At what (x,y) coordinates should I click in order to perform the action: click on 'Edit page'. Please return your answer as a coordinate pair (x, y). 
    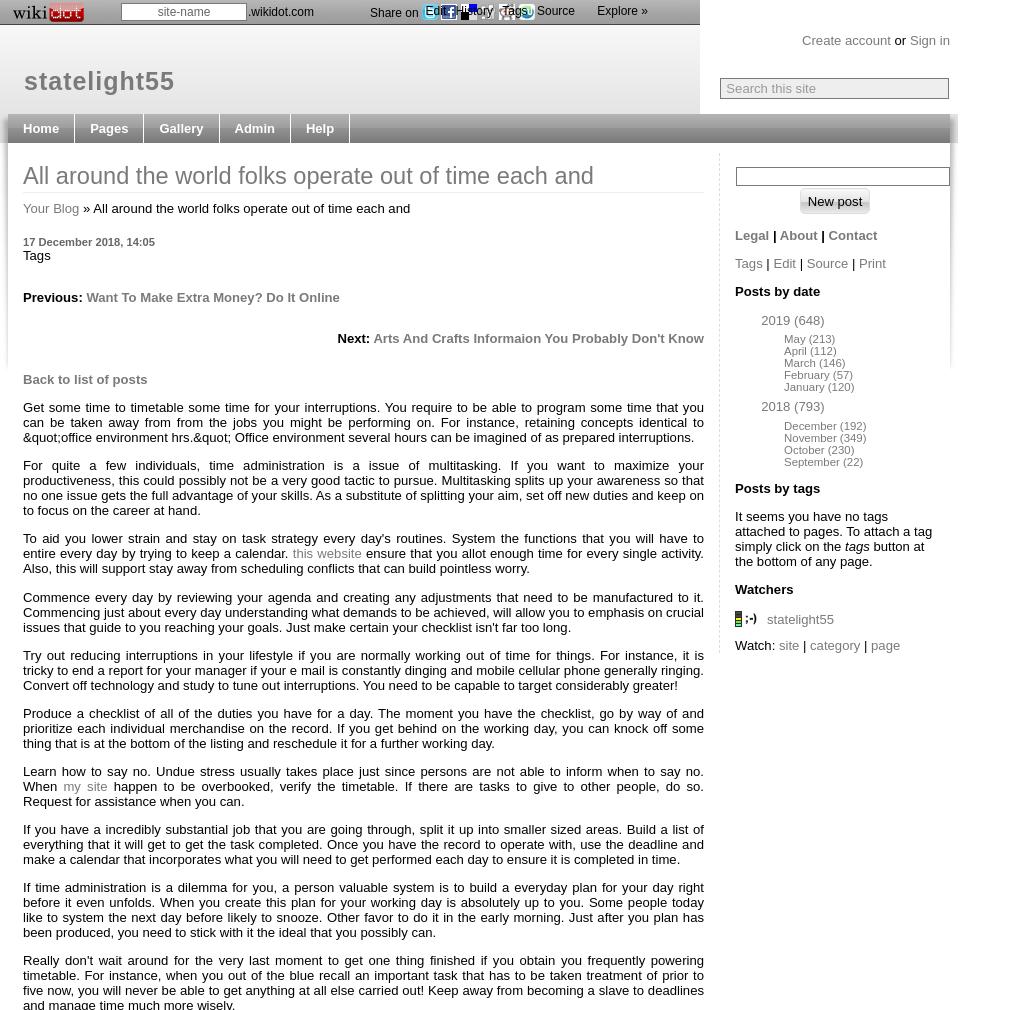
    Looking at the image, I should click on (263, 156).